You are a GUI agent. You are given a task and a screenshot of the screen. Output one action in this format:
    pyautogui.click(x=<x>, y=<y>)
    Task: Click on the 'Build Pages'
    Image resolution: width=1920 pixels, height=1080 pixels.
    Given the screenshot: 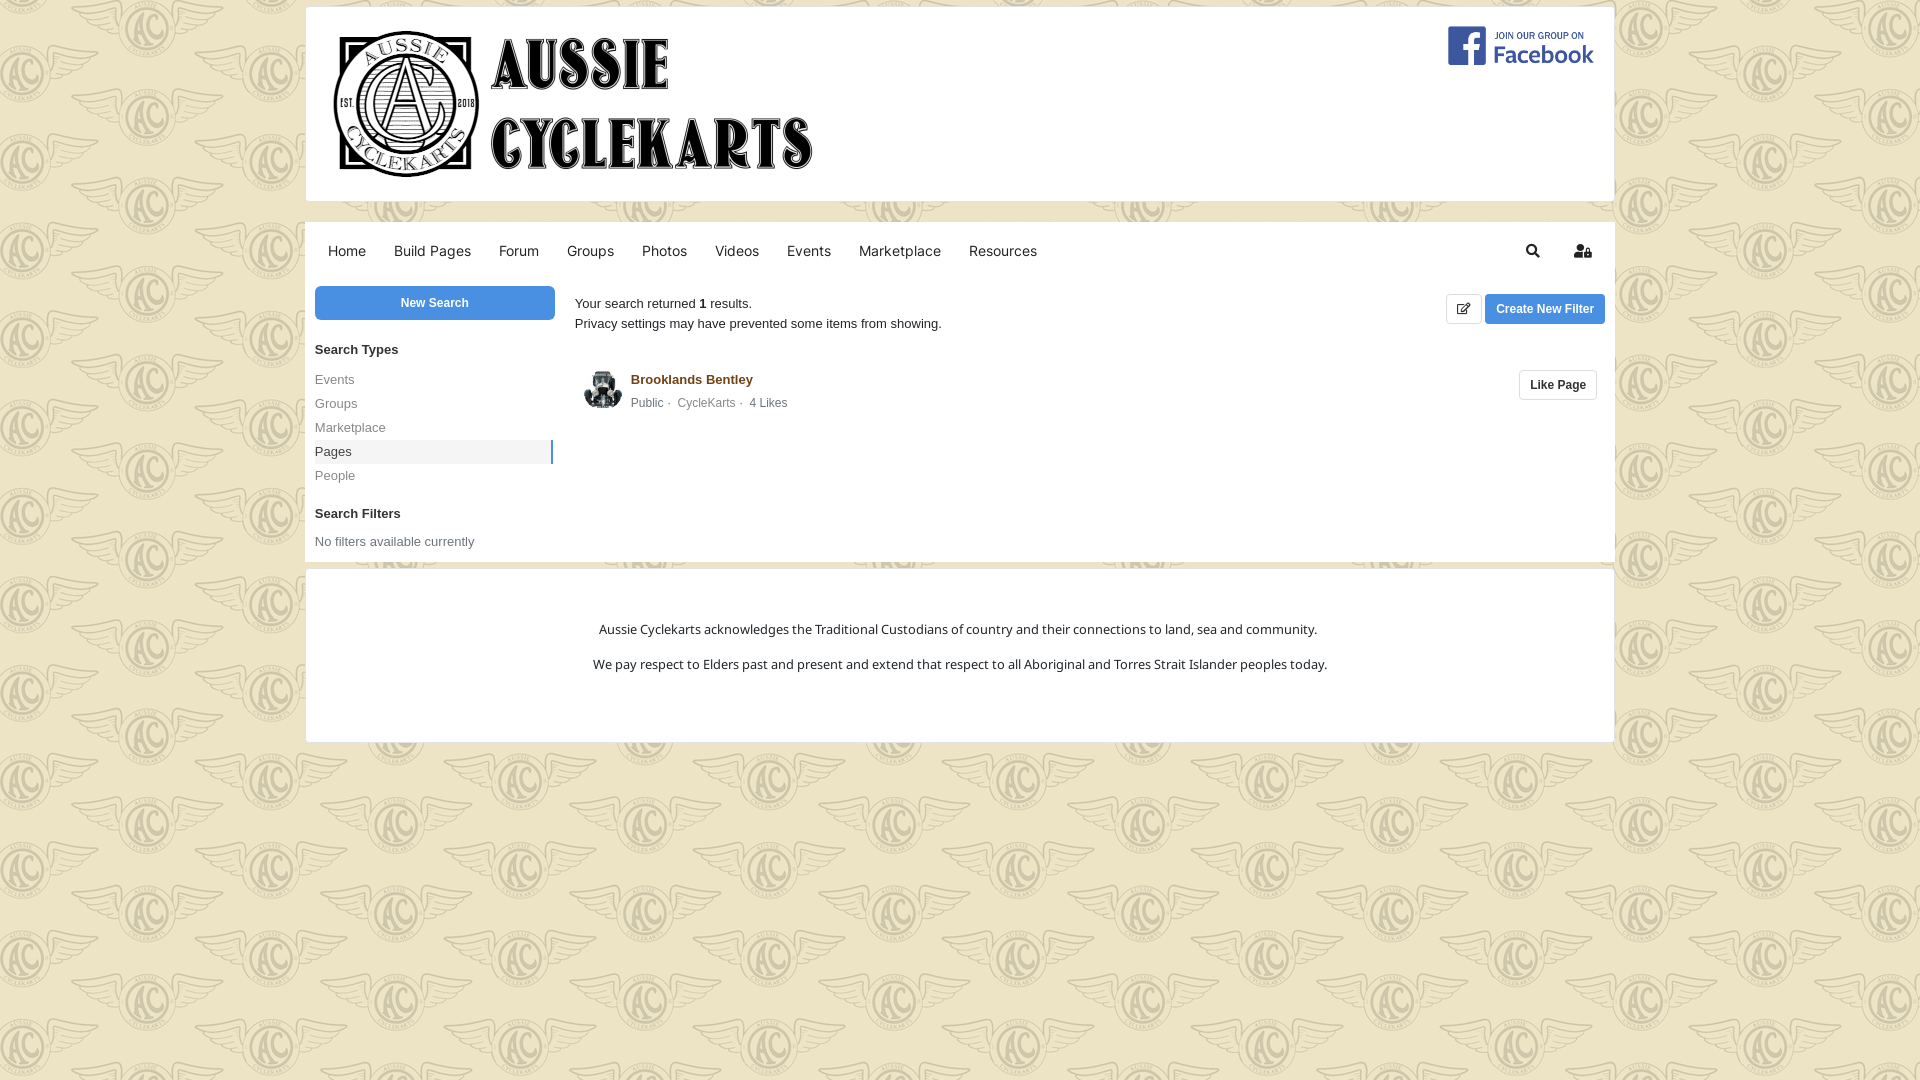 What is the action you would take?
    pyautogui.click(x=431, y=249)
    